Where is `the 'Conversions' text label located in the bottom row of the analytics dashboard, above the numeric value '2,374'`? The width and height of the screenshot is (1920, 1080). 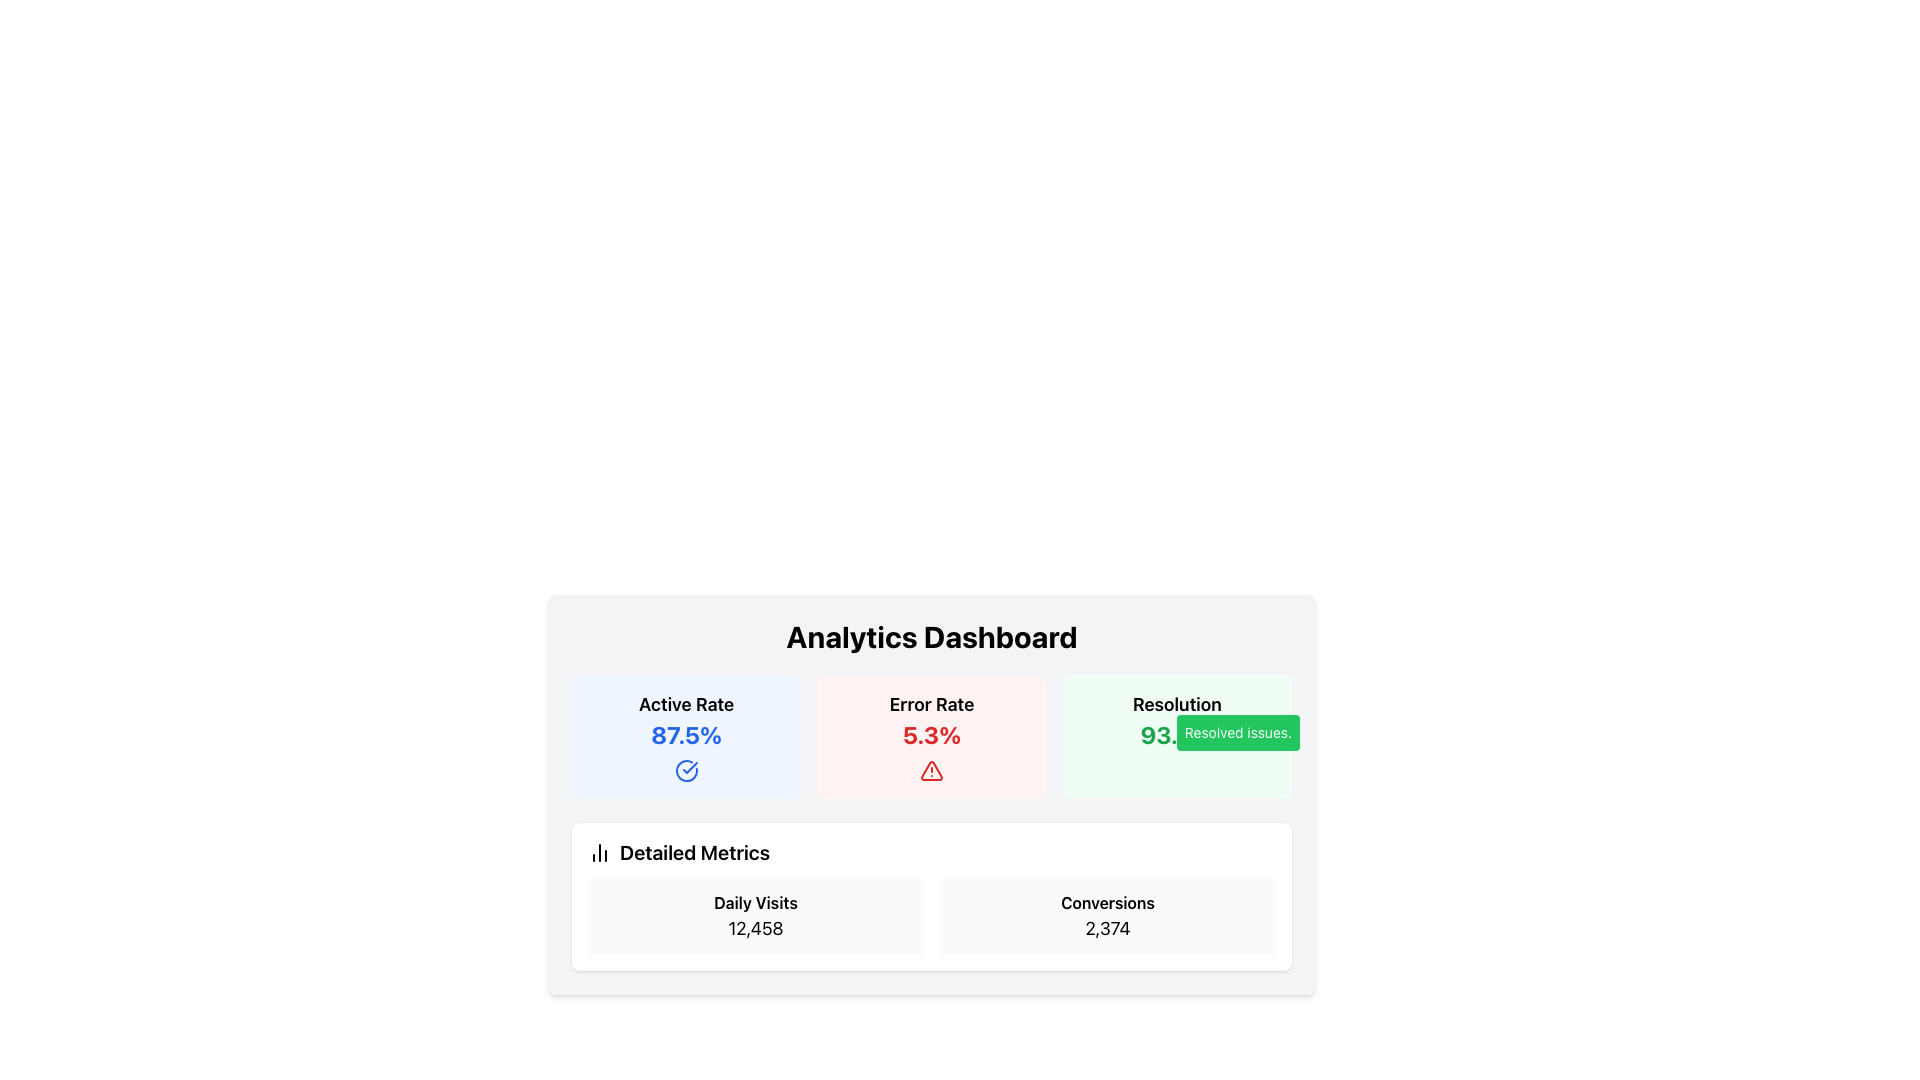
the 'Conversions' text label located in the bottom row of the analytics dashboard, above the numeric value '2,374' is located at coordinates (1107, 902).